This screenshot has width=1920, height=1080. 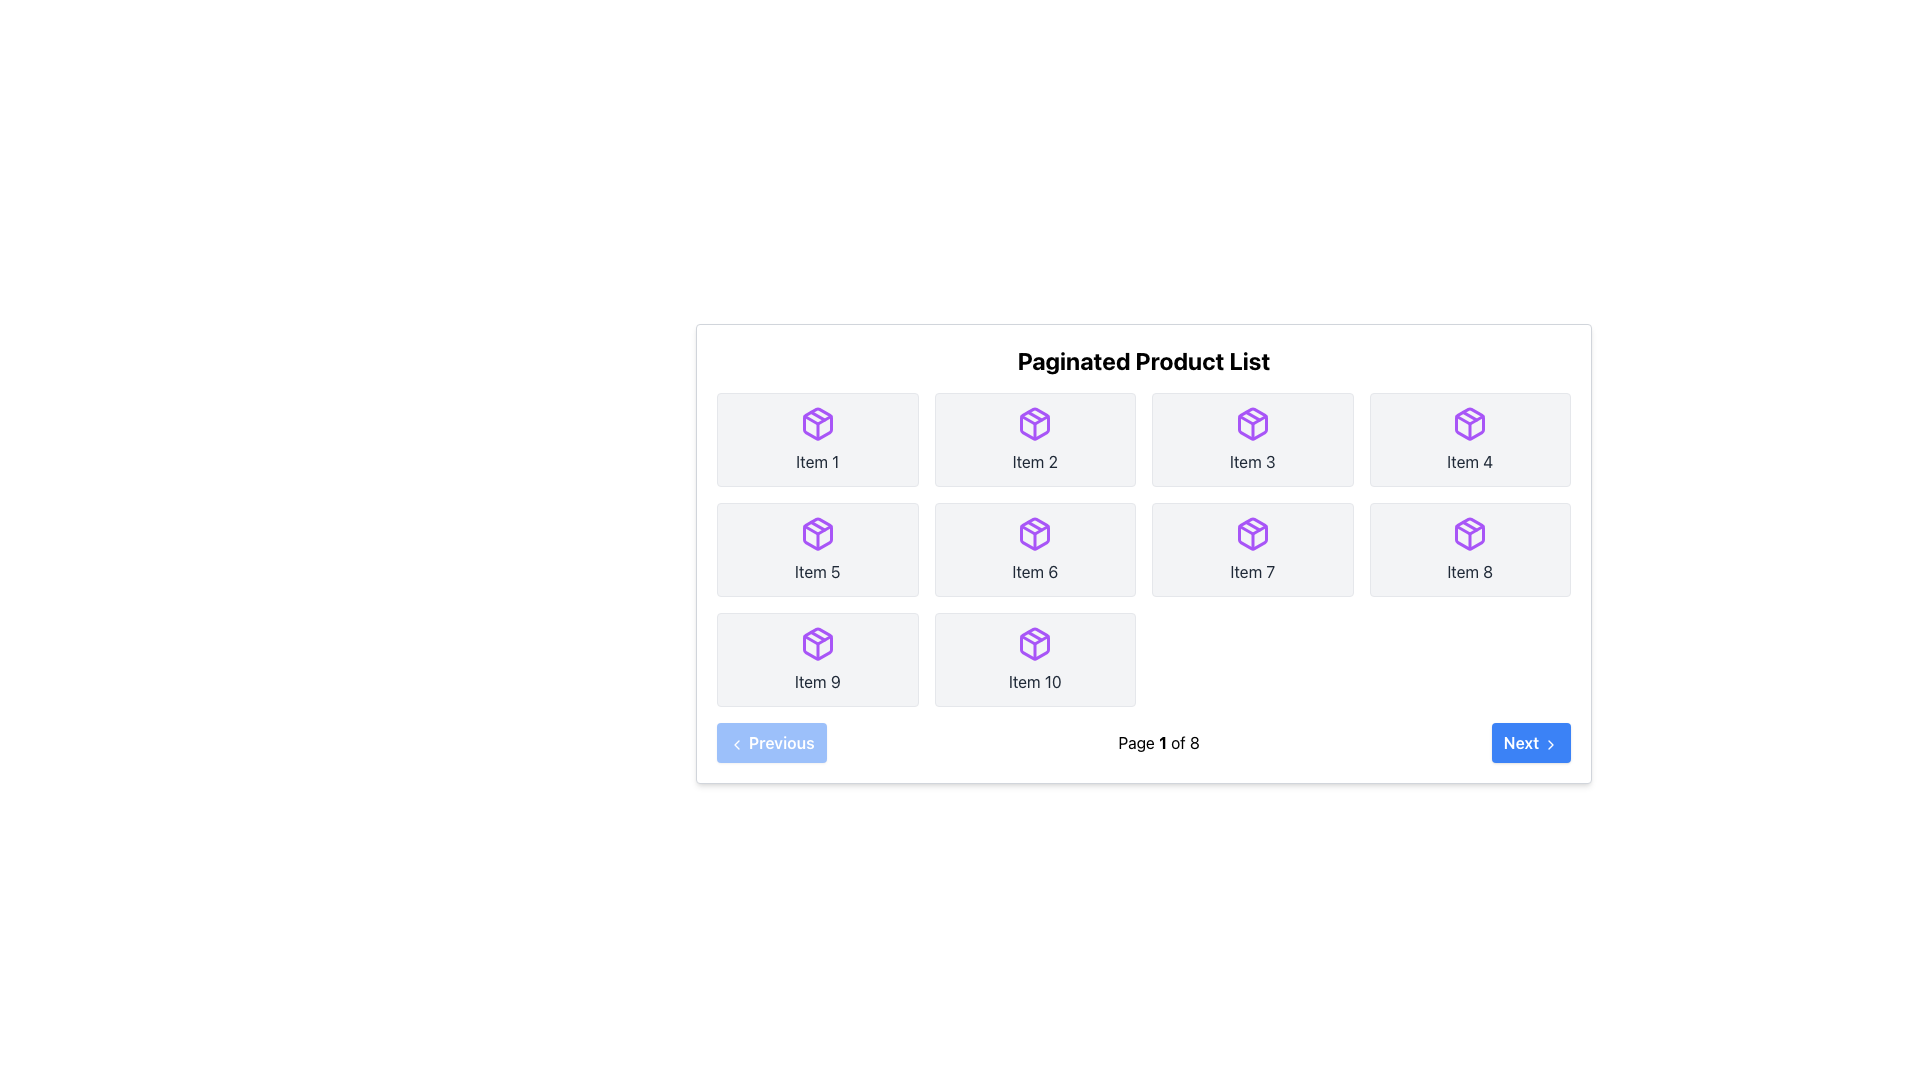 I want to click on the rightmost icon in the second row of the grid layout within the 'Paginated Product List', so click(x=1470, y=532).